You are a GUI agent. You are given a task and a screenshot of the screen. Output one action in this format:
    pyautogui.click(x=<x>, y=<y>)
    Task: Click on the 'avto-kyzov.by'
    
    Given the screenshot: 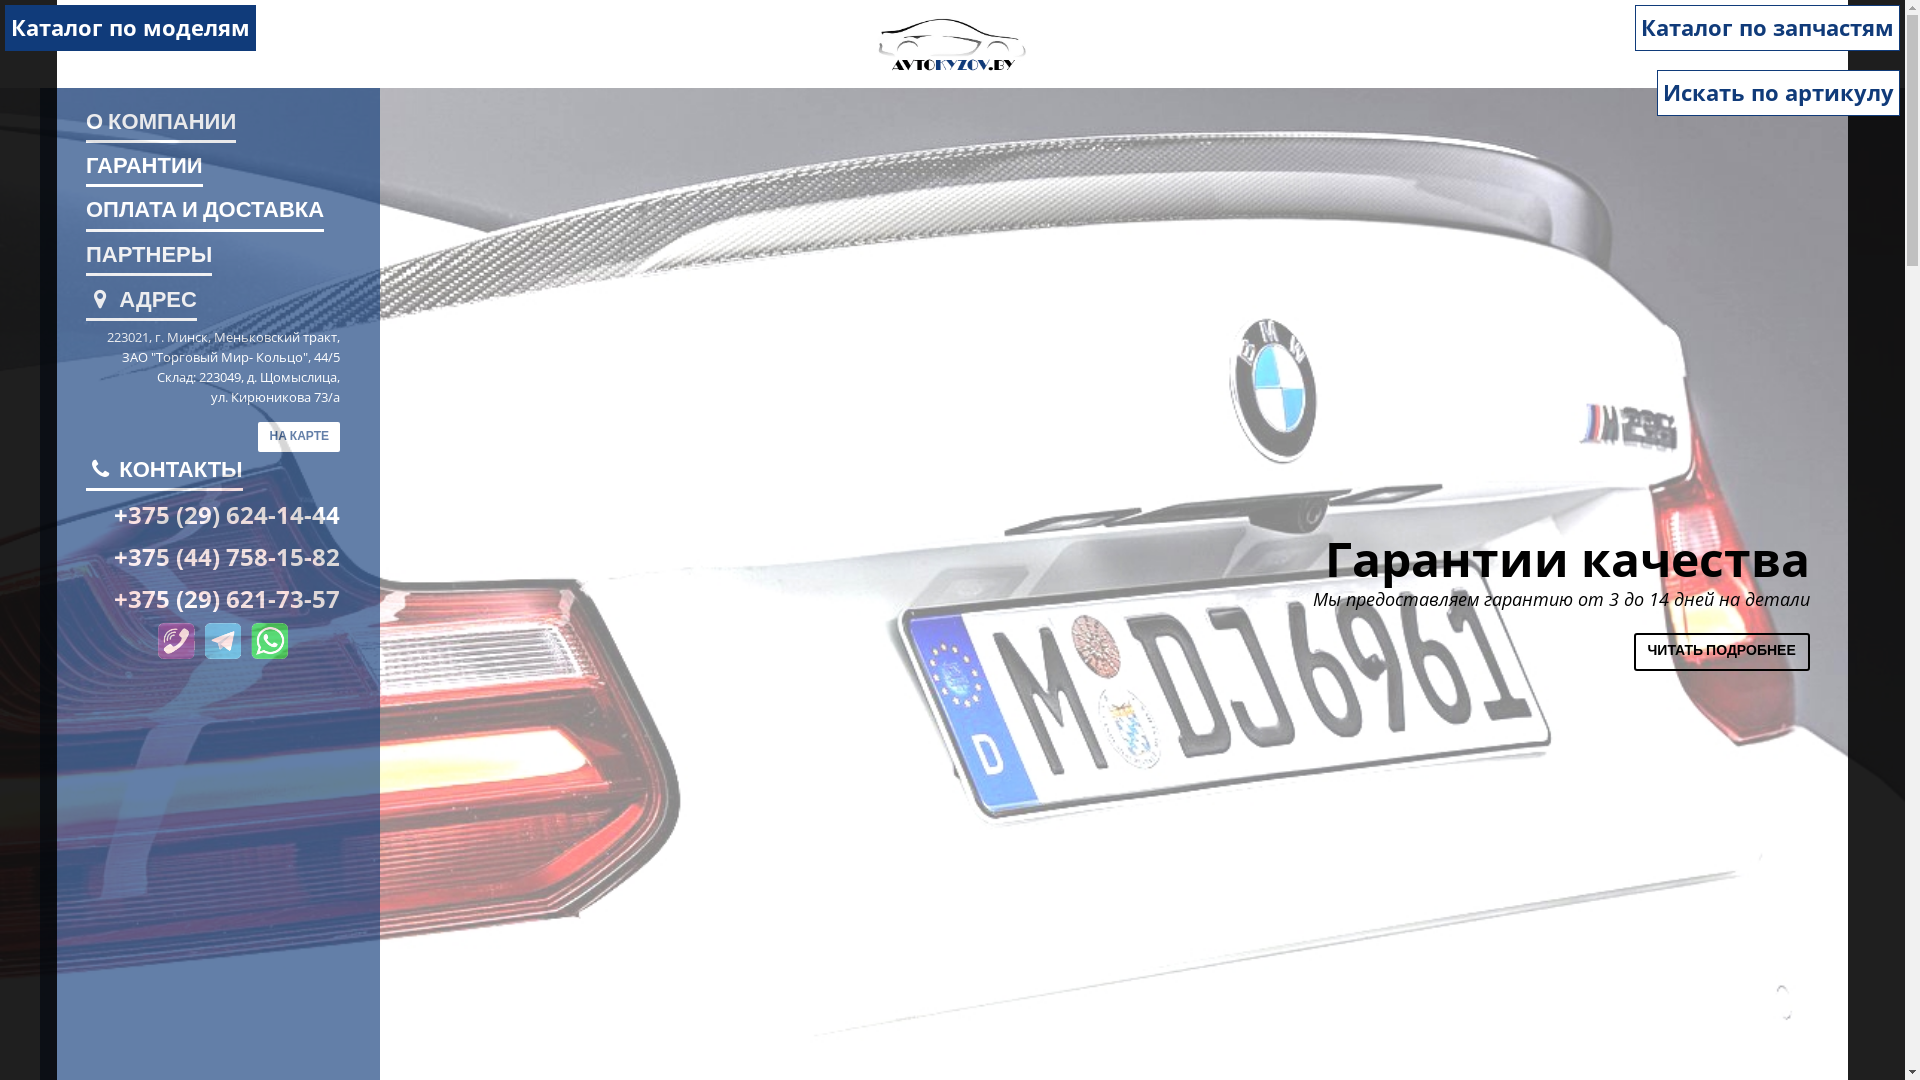 What is the action you would take?
    pyautogui.click(x=950, y=42)
    